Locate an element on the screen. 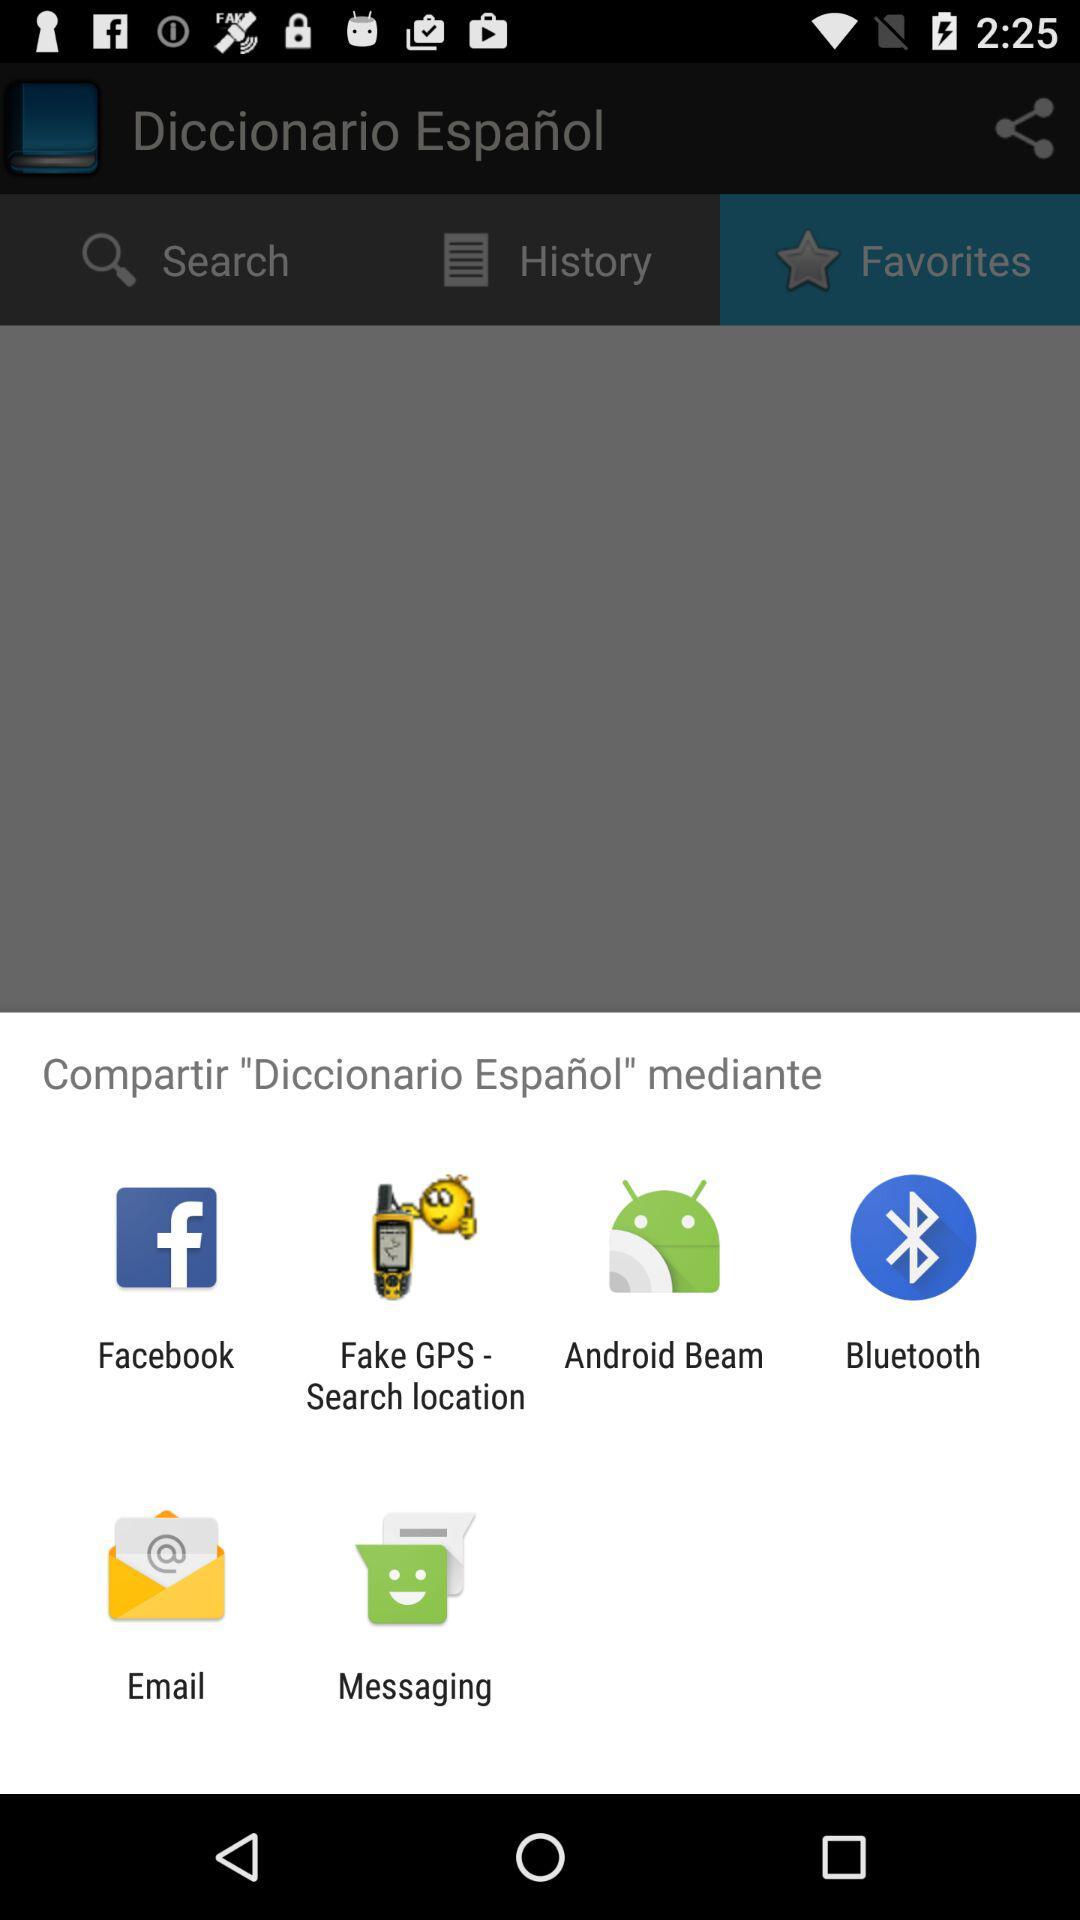 The image size is (1080, 1920). app to the right of the facebook app is located at coordinates (414, 1374).